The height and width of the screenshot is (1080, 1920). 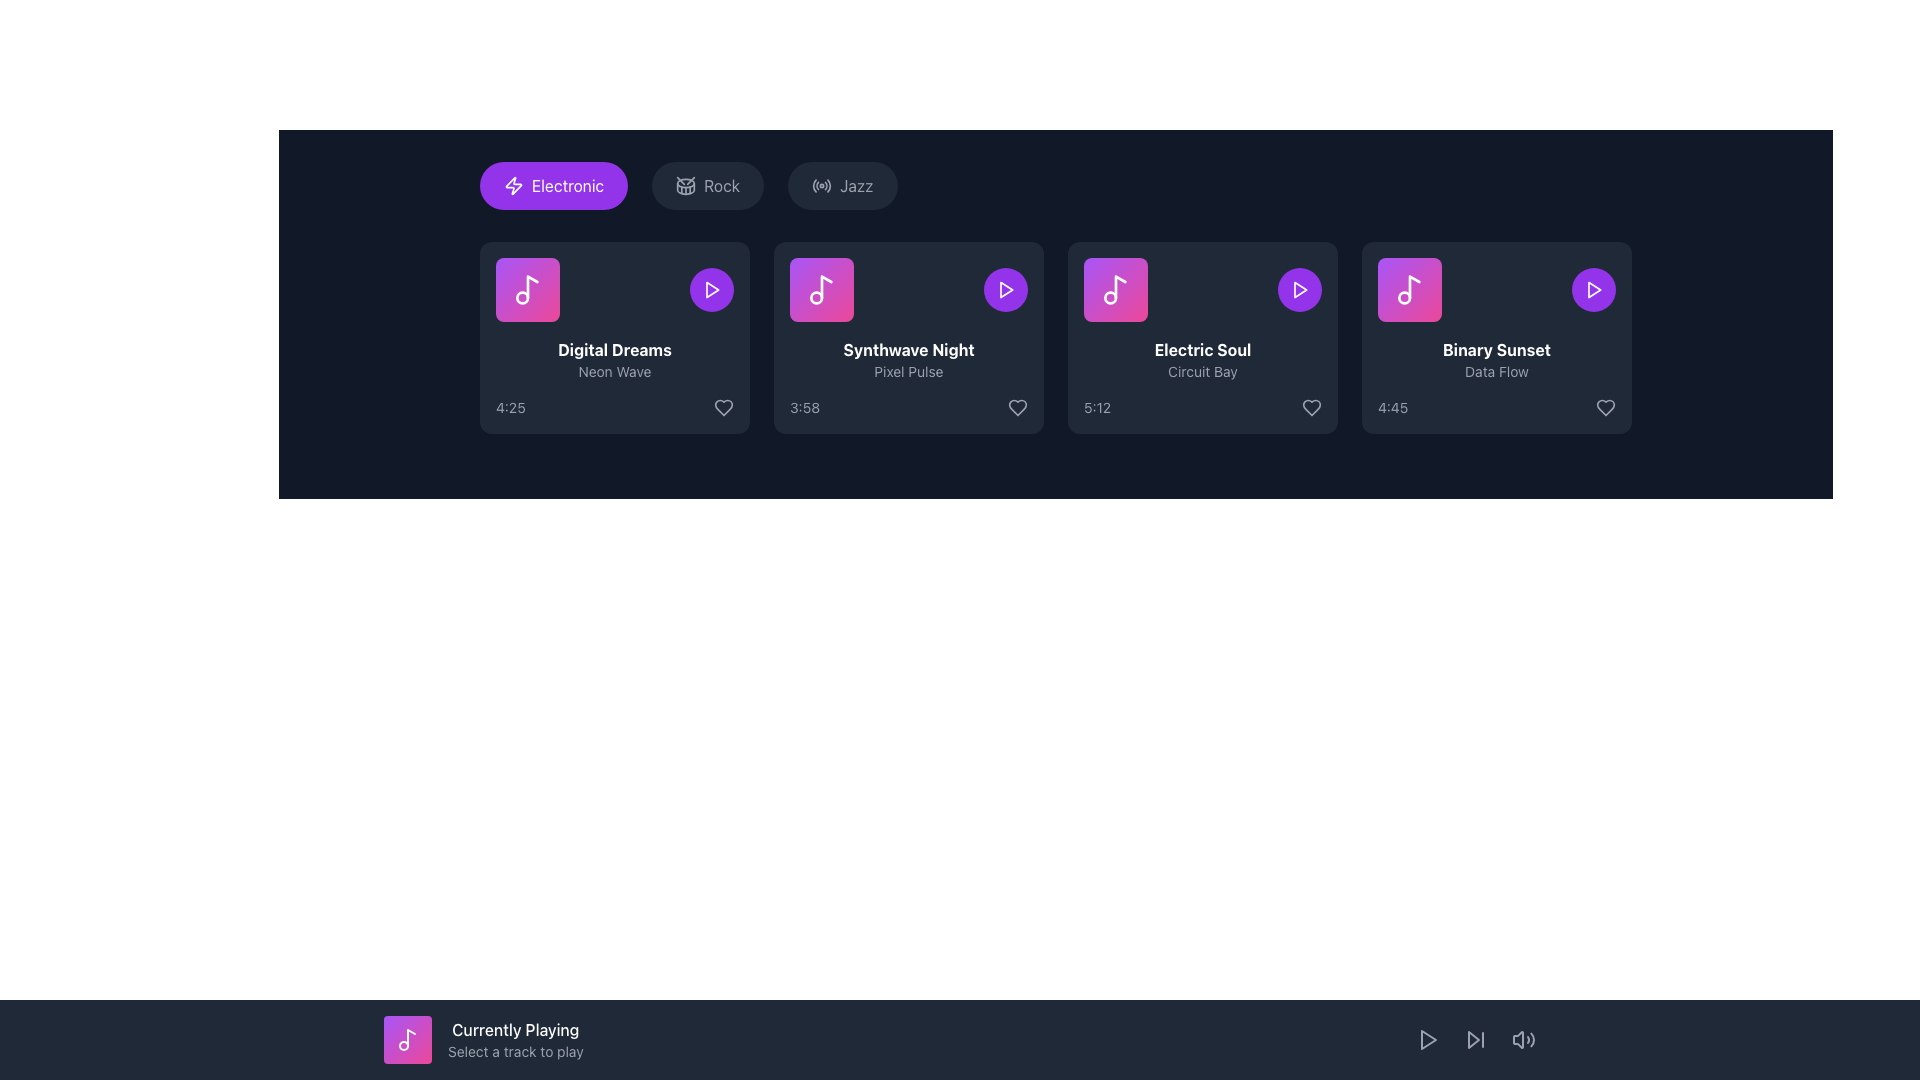 What do you see at coordinates (1428, 1039) in the screenshot?
I see `the triangular 'play' button with a hollow center located in the bottom-right corner of the media control bar to play media` at bounding box center [1428, 1039].